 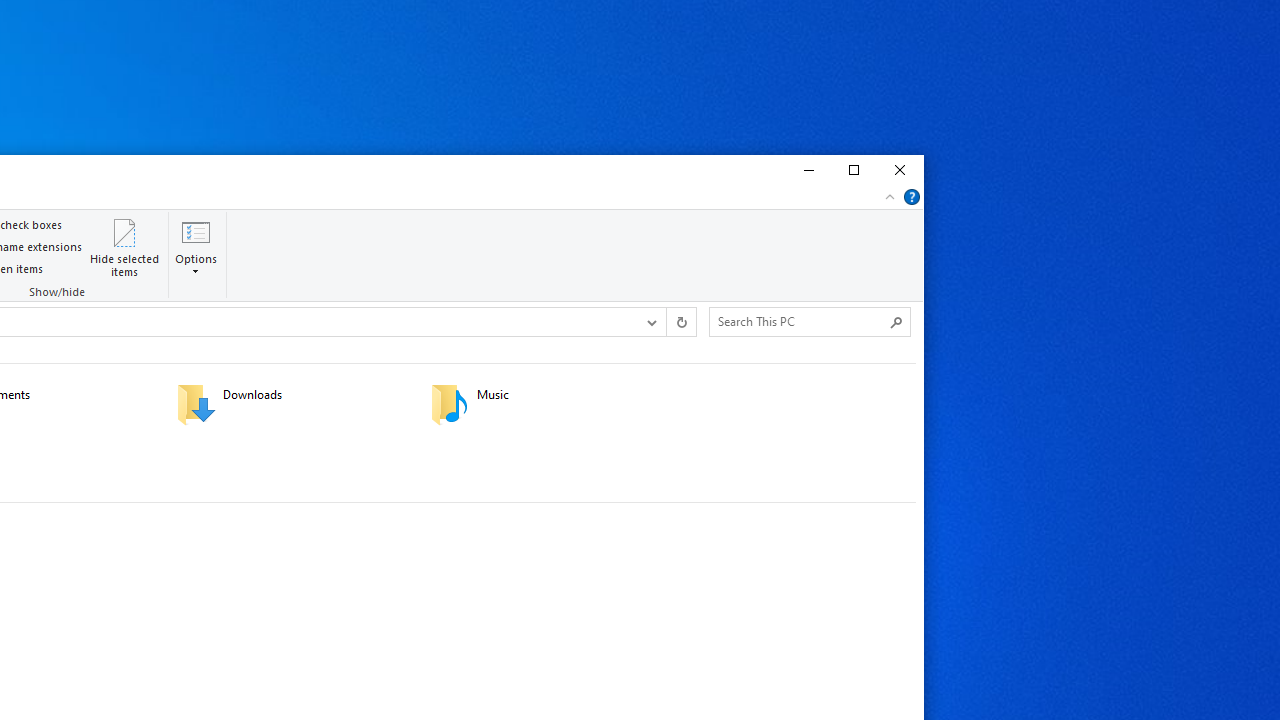 What do you see at coordinates (807, 170) in the screenshot?
I see `'Minimize'` at bounding box center [807, 170].